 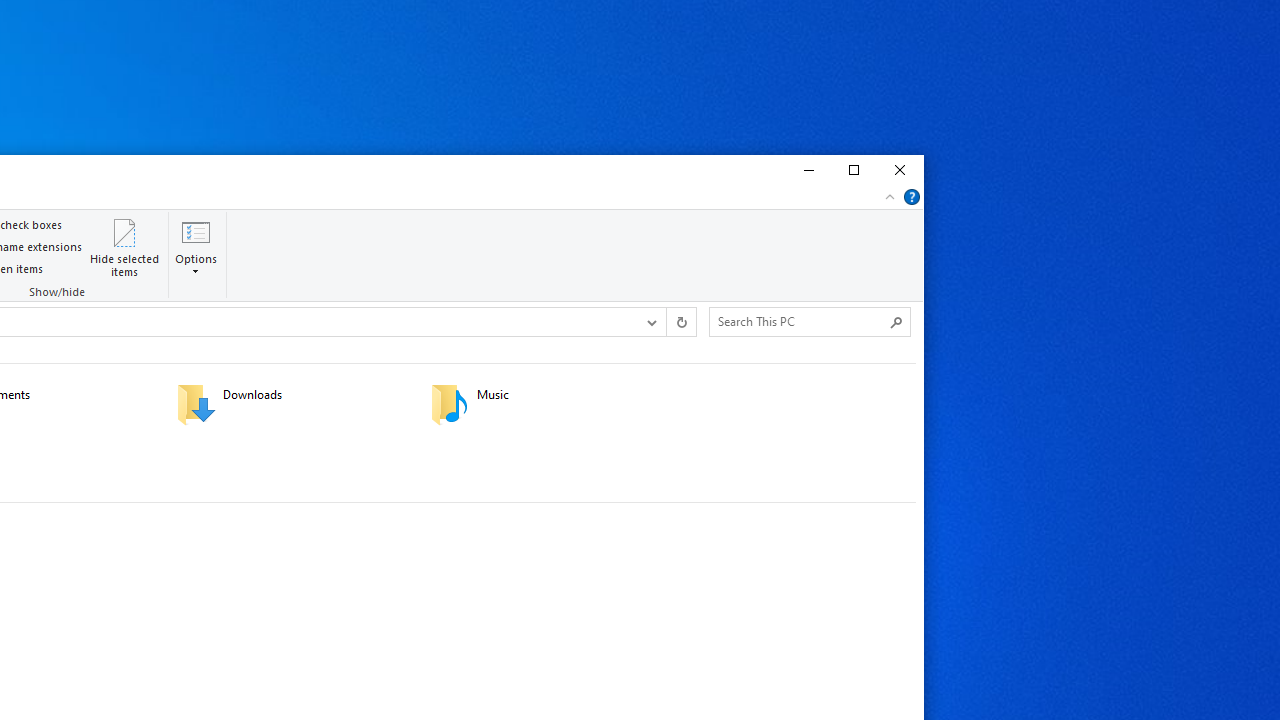 What do you see at coordinates (807, 170) in the screenshot?
I see `'Minimize'` at bounding box center [807, 170].